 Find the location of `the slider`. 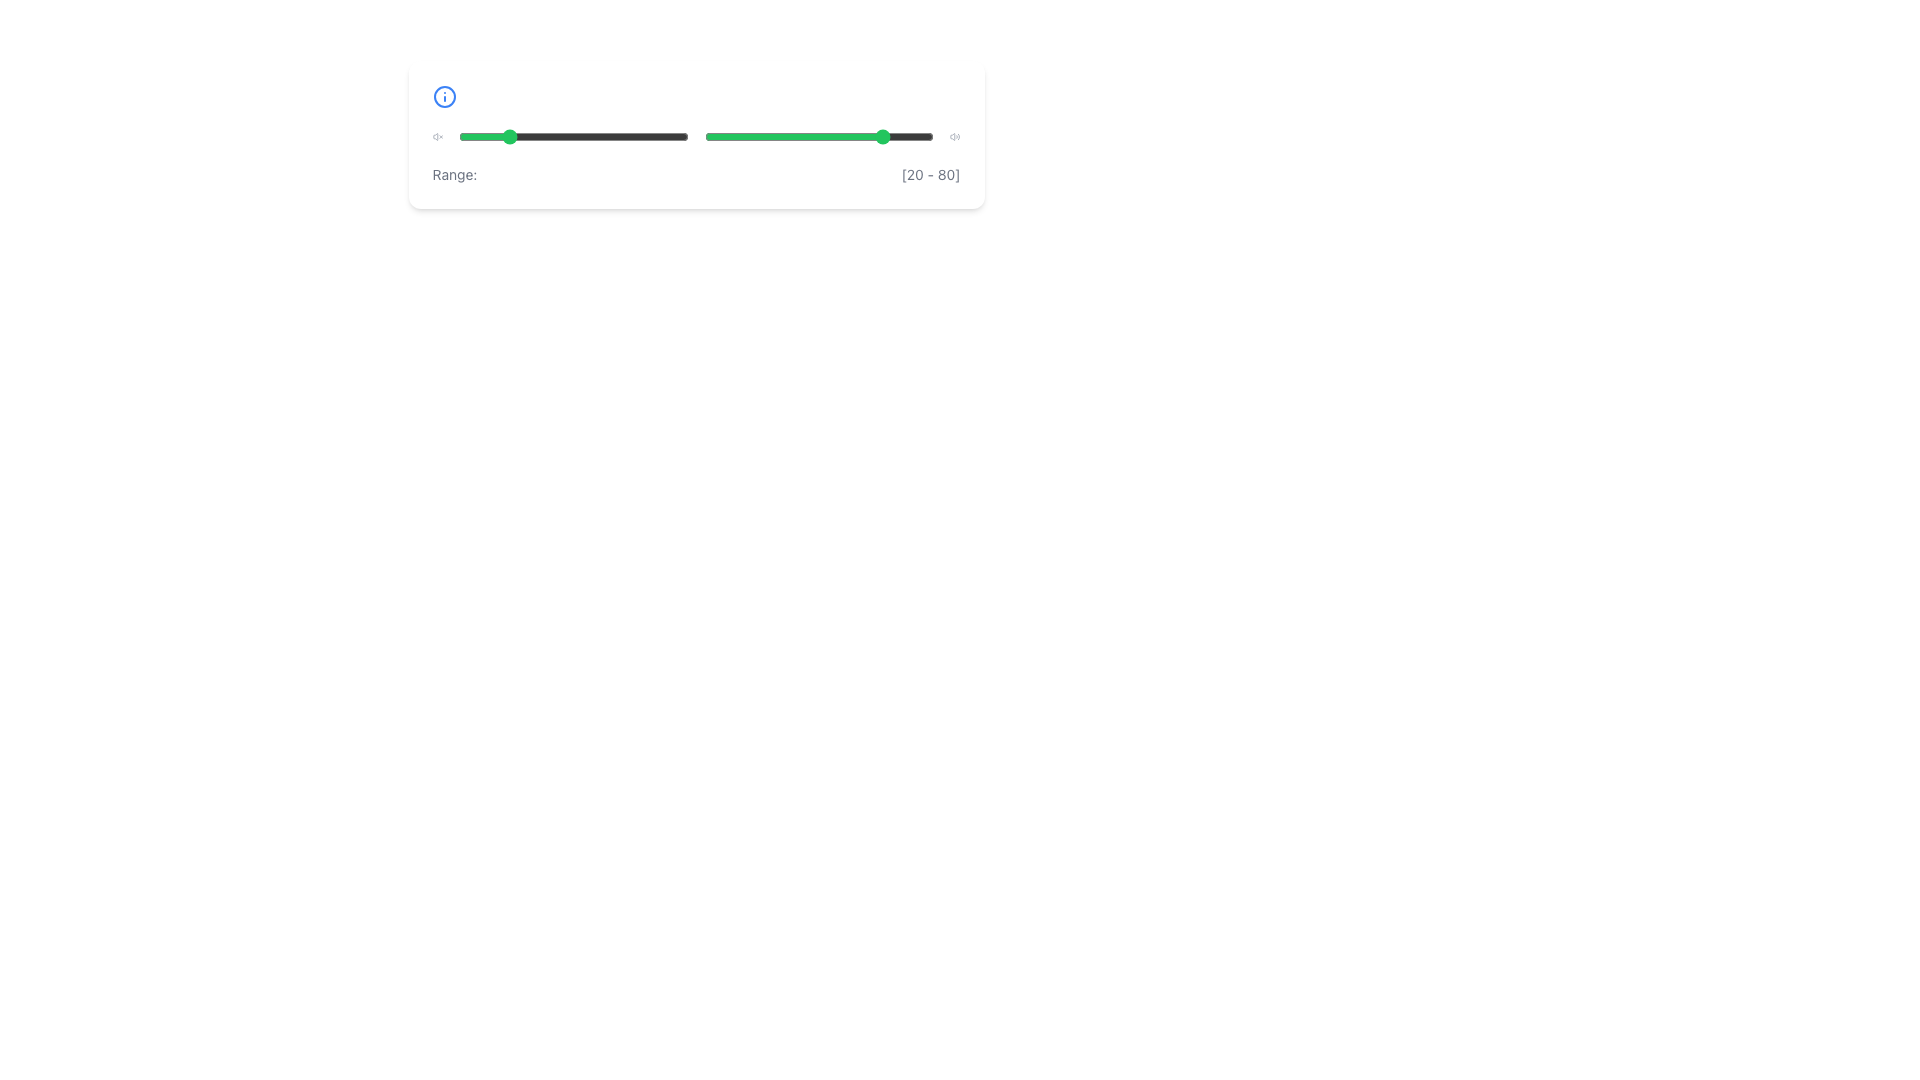

the slider is located at coordinates (469, 136).